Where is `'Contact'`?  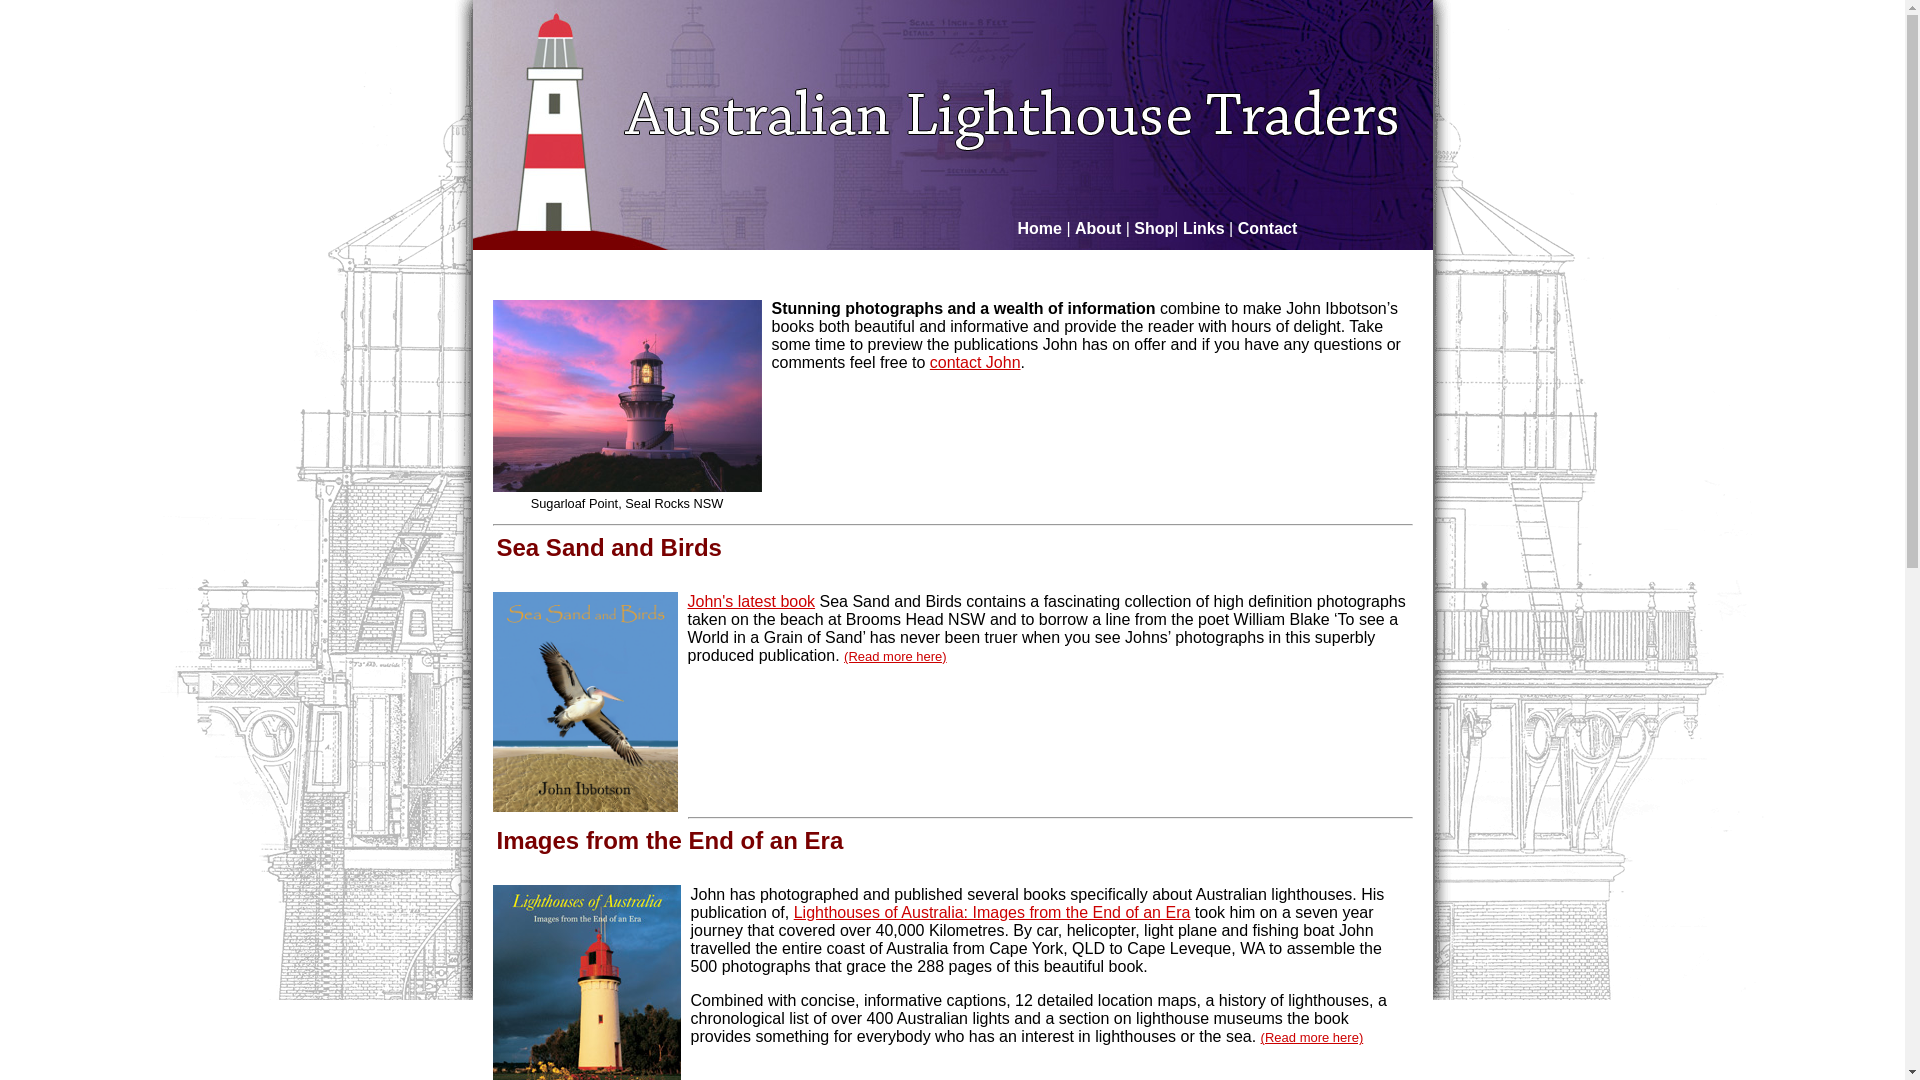
'Contact' is located at coordinates (1266, 227).